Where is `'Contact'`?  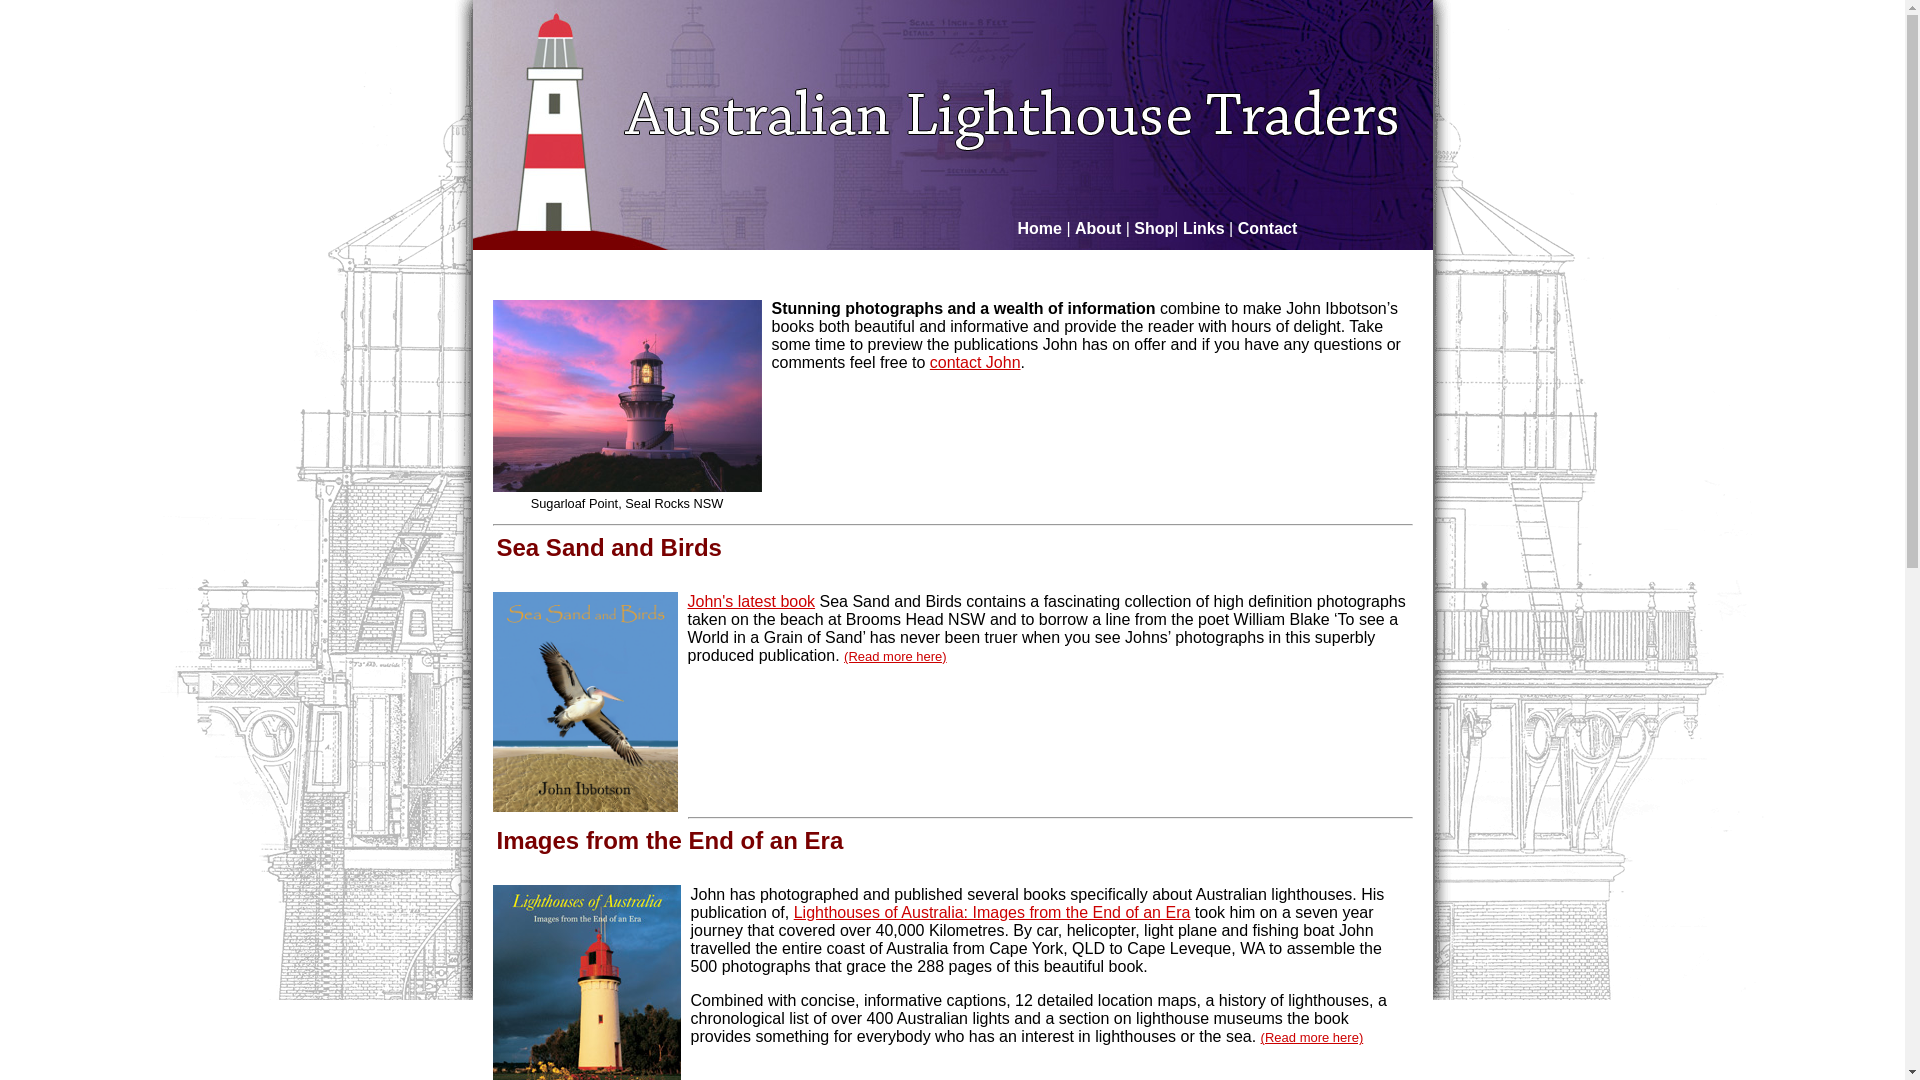
'Contact' is located at coordinates (1266, 227).